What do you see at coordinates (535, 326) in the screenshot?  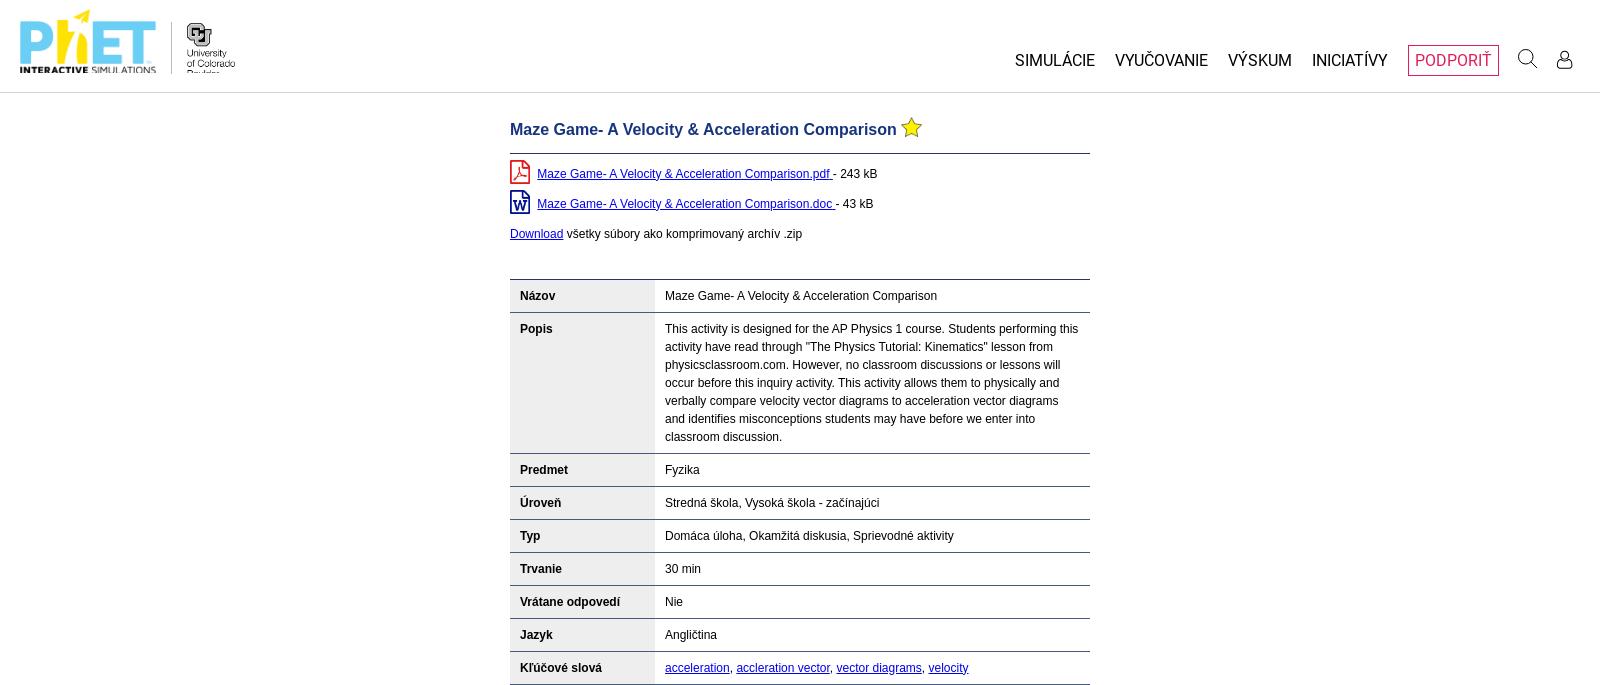 I see `'Popis'` at bounding box center [535, 326].